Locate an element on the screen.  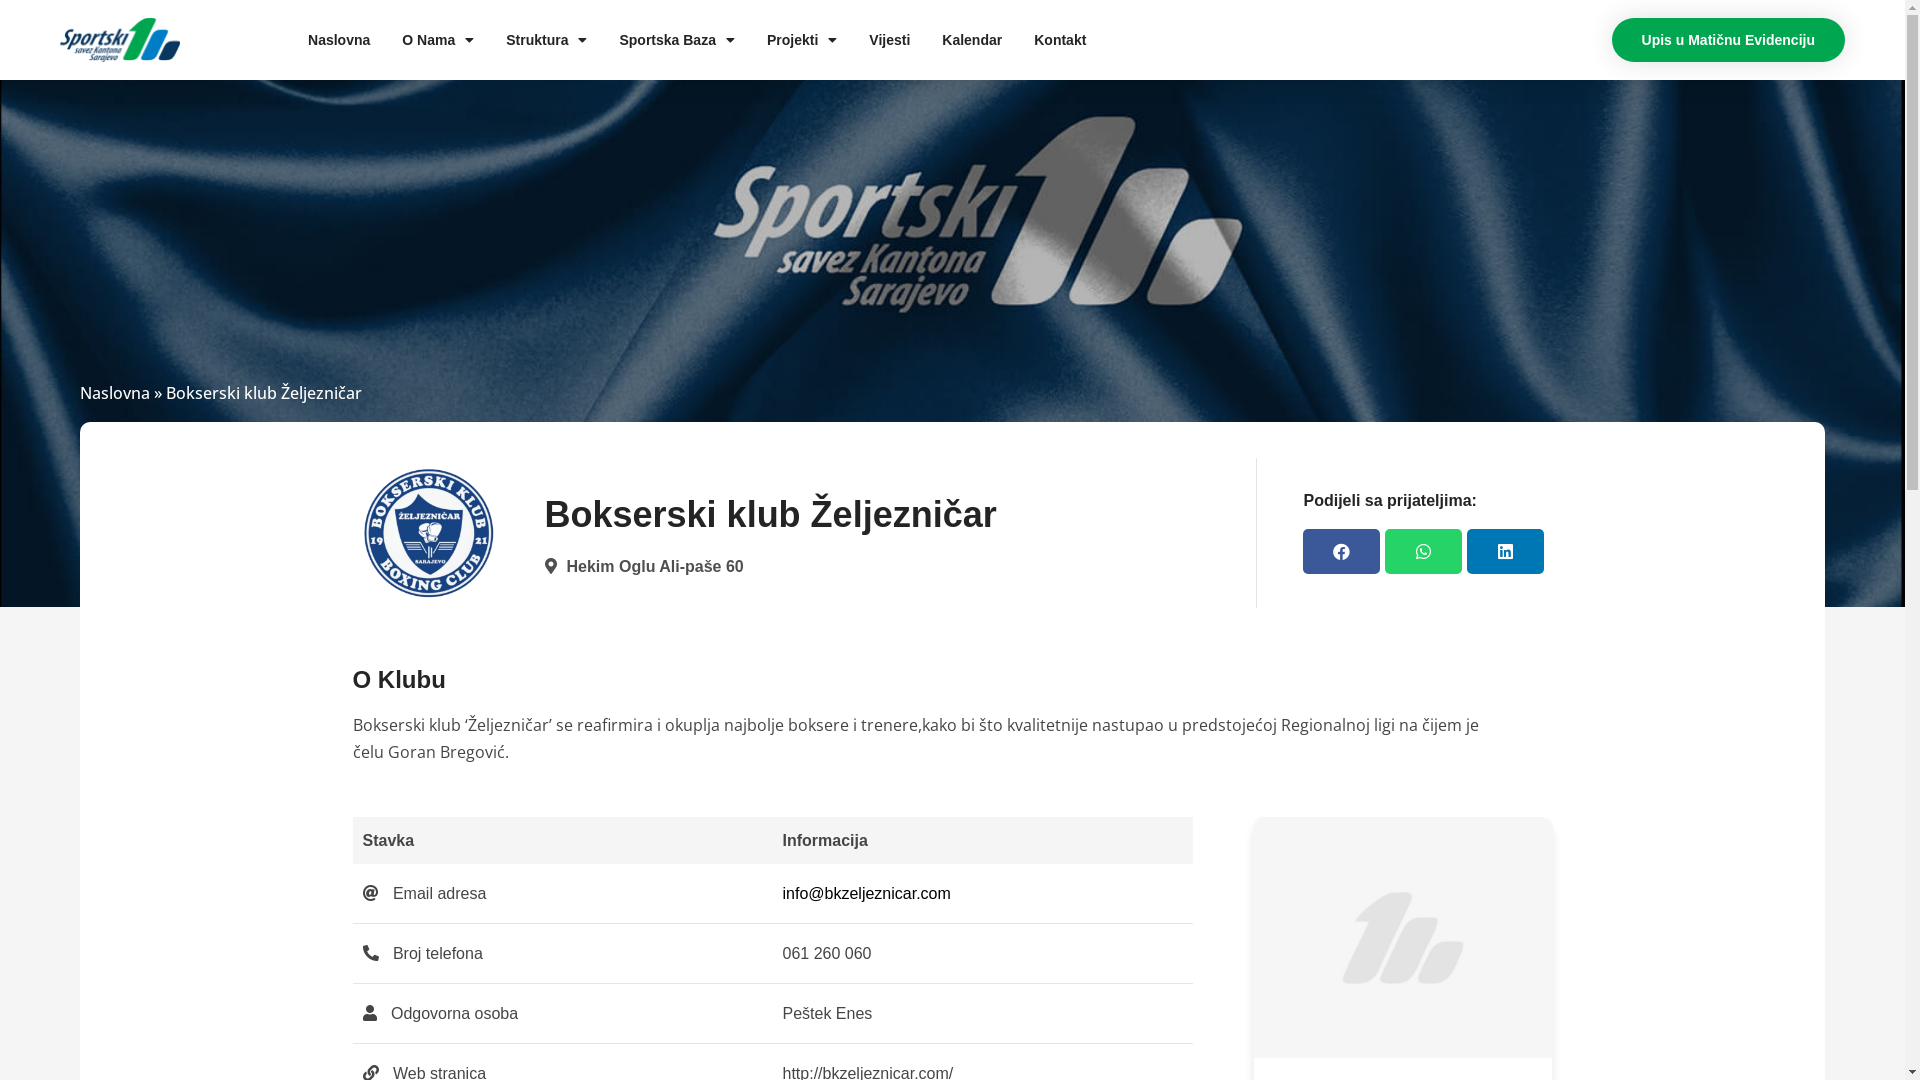
'info@bkzeljeznicar.com' is located at coordinates (865, 892).